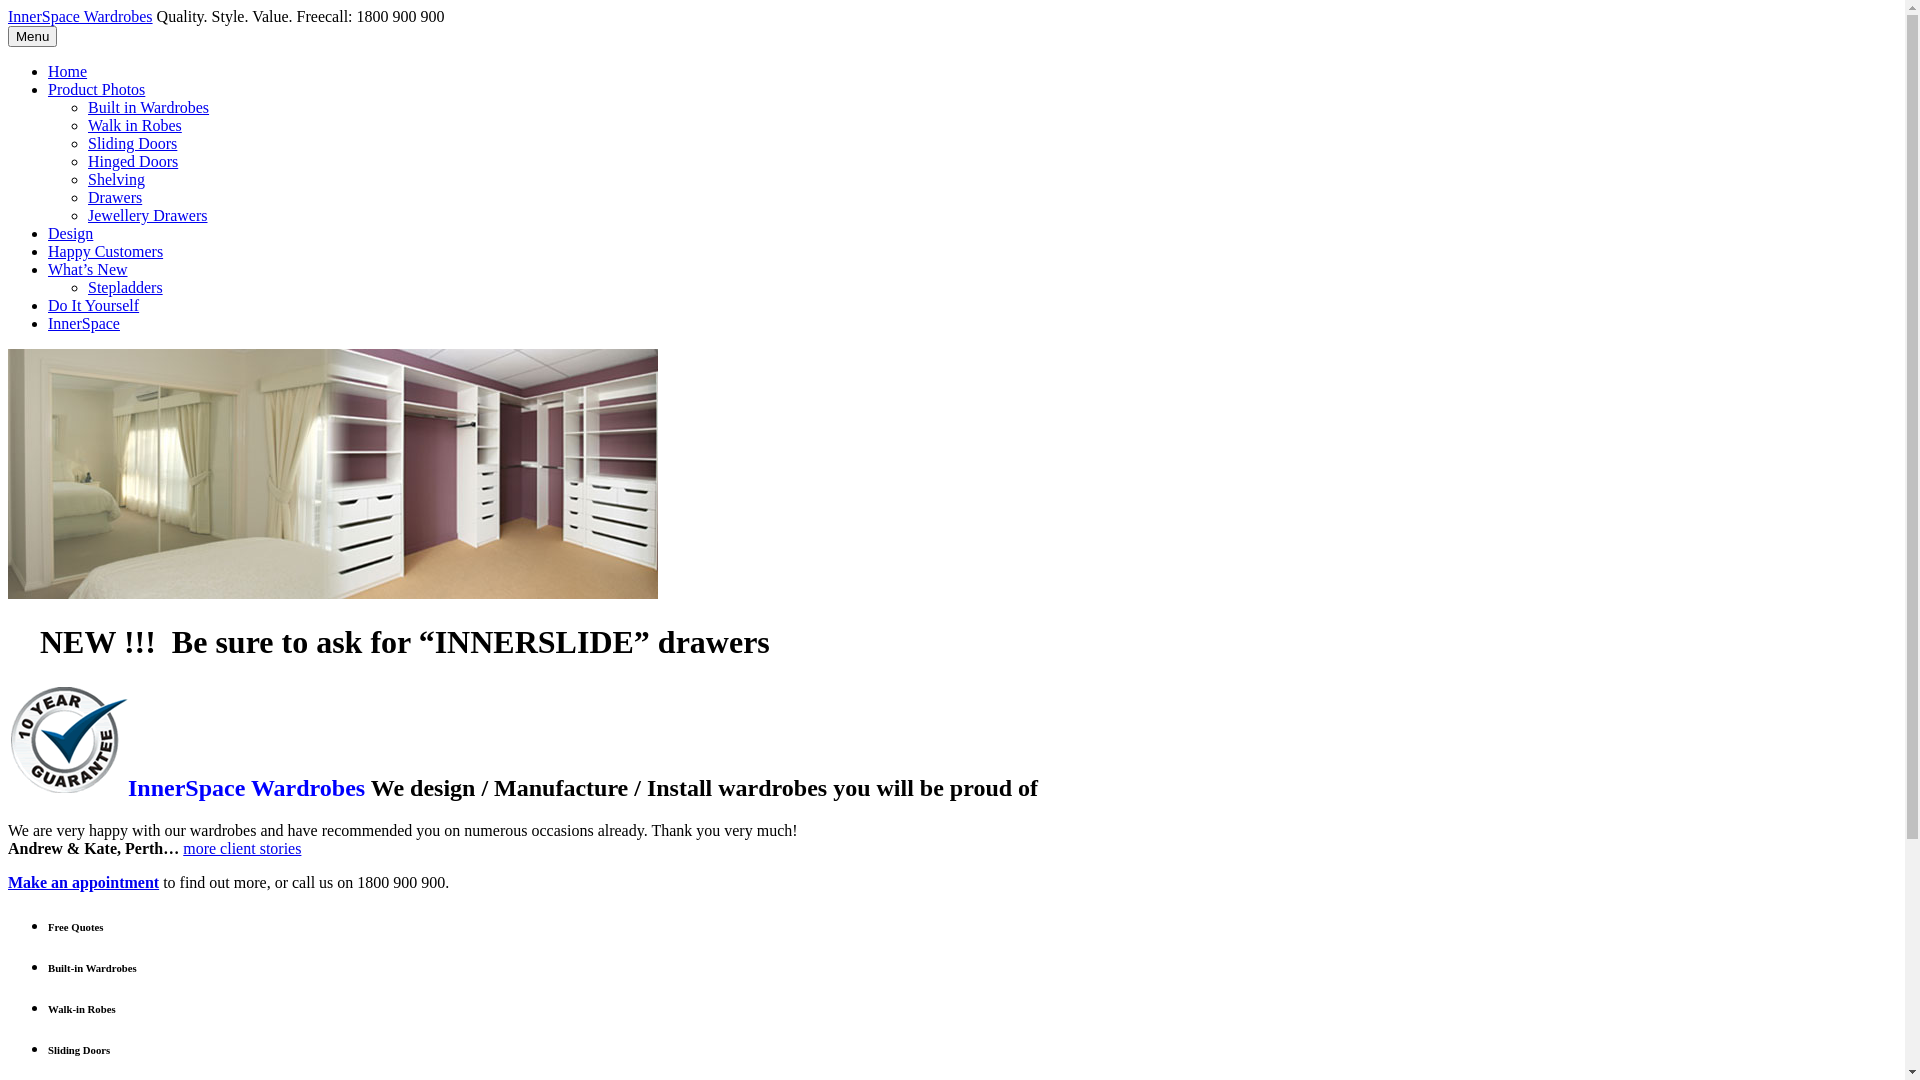 This screenshot has width=1920, height=1080. Describe the element at coordinates (48, 305) in the screenshot. I see `'Do It Yourself'` at that location.